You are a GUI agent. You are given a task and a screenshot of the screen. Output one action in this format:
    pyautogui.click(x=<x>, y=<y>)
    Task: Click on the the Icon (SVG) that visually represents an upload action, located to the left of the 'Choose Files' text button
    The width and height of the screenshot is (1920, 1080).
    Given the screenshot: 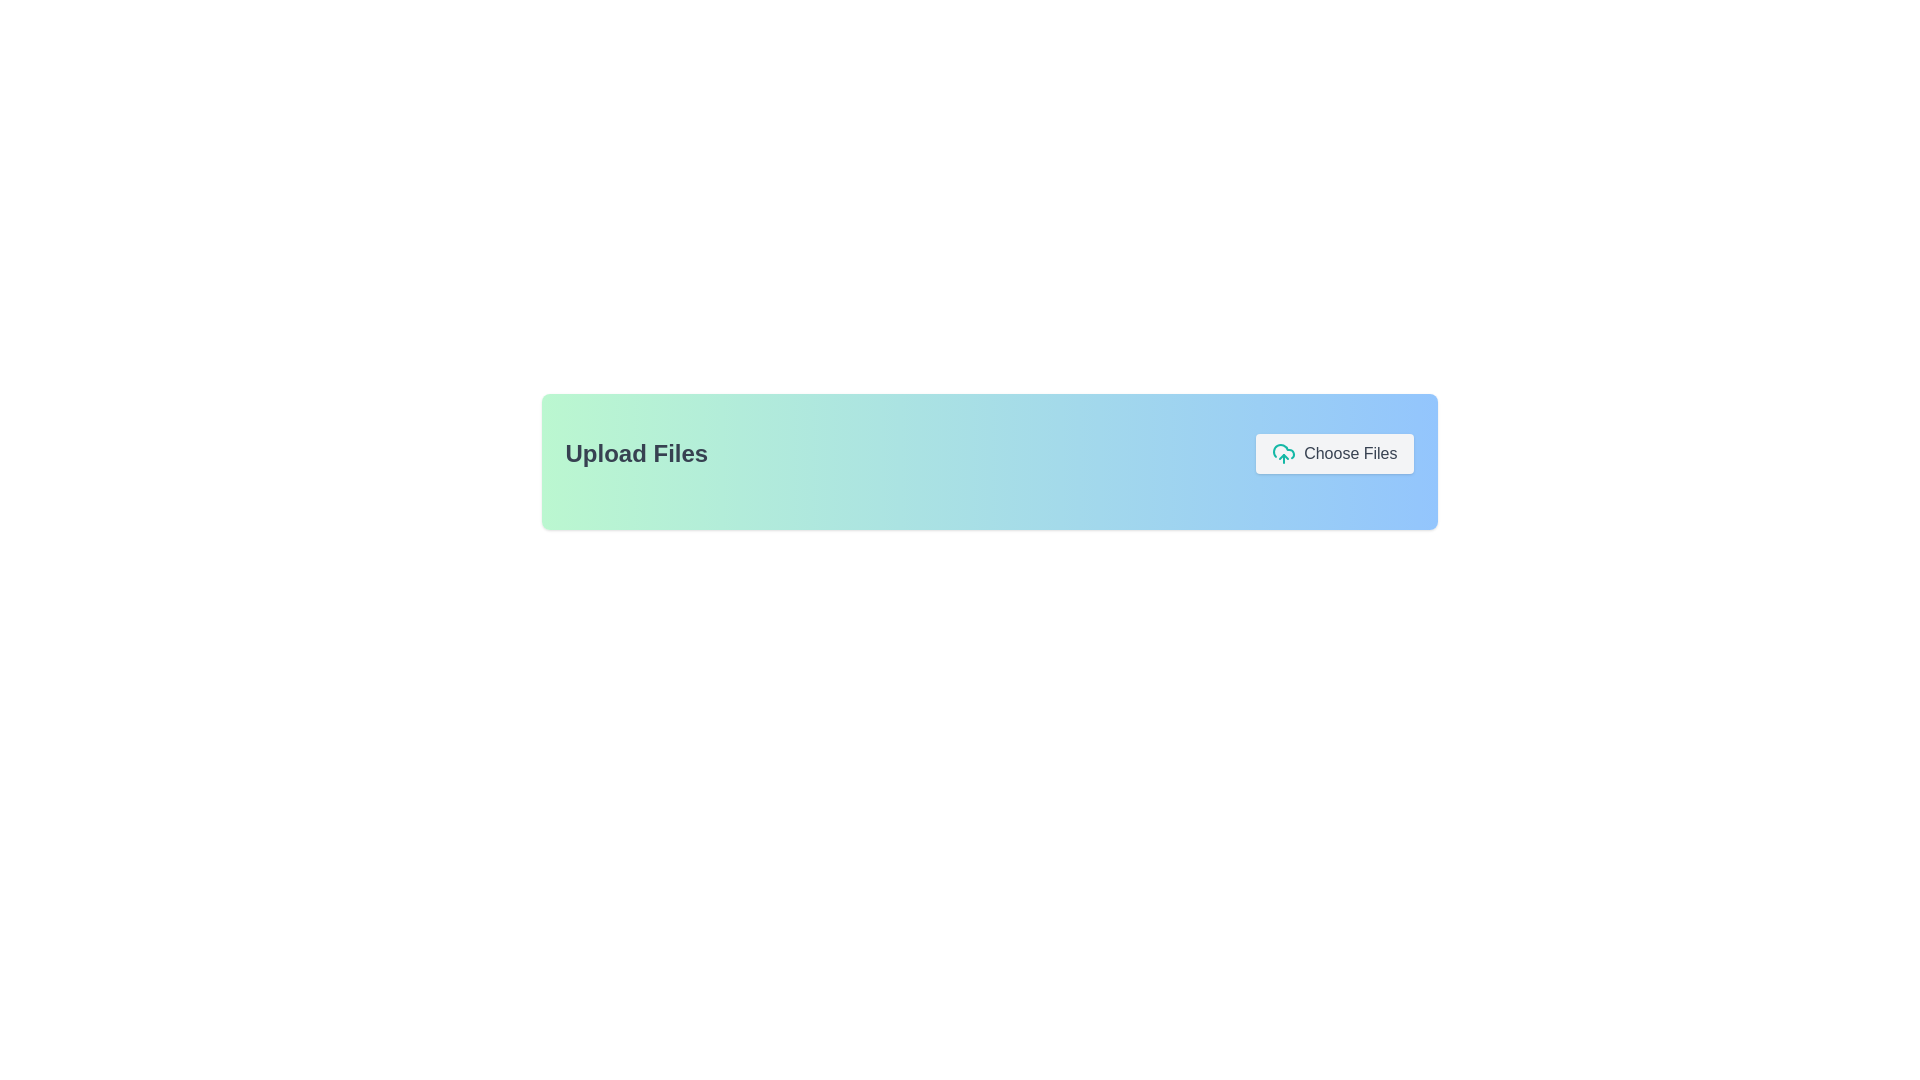 What is the action you would take?
    pyautogui.click(x=1284, y=454)
    